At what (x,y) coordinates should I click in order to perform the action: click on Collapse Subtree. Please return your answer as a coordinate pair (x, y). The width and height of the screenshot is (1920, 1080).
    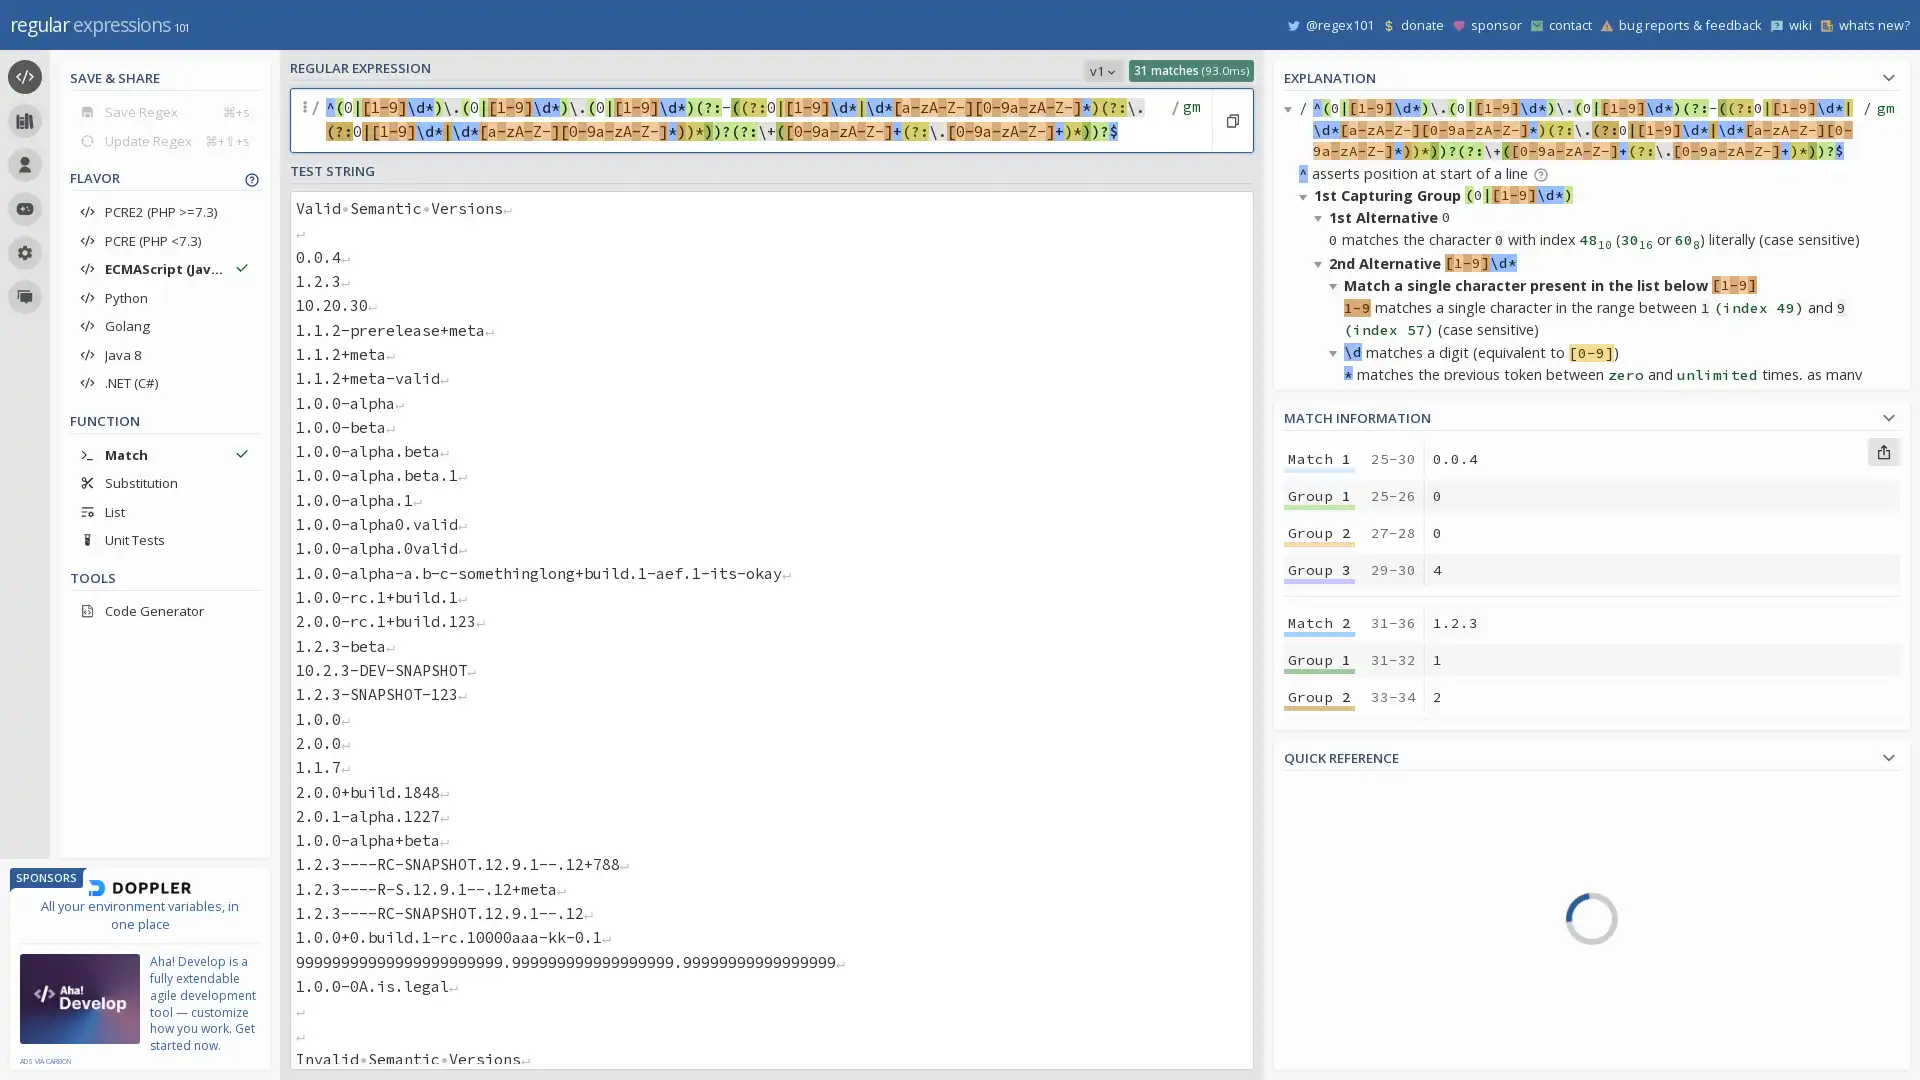
    Looking at the image, I should click on (1336, 350).